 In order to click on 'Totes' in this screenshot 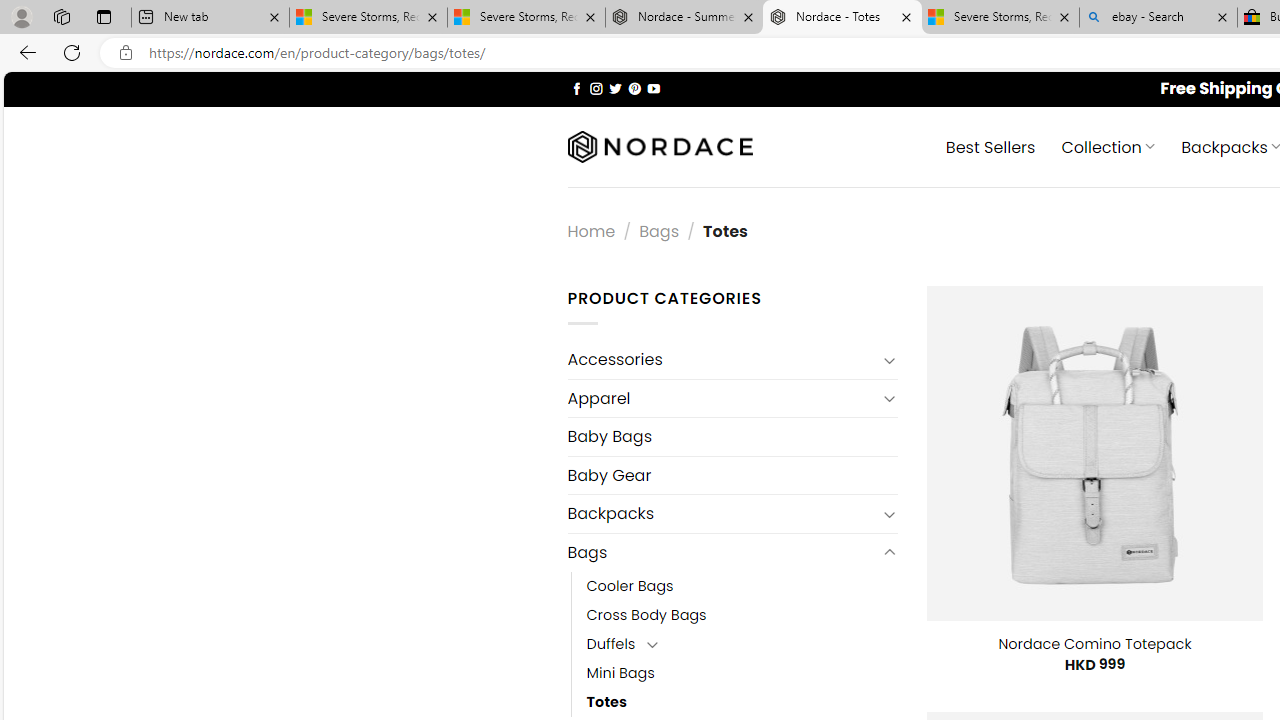, I will do `click(605, 701)`.